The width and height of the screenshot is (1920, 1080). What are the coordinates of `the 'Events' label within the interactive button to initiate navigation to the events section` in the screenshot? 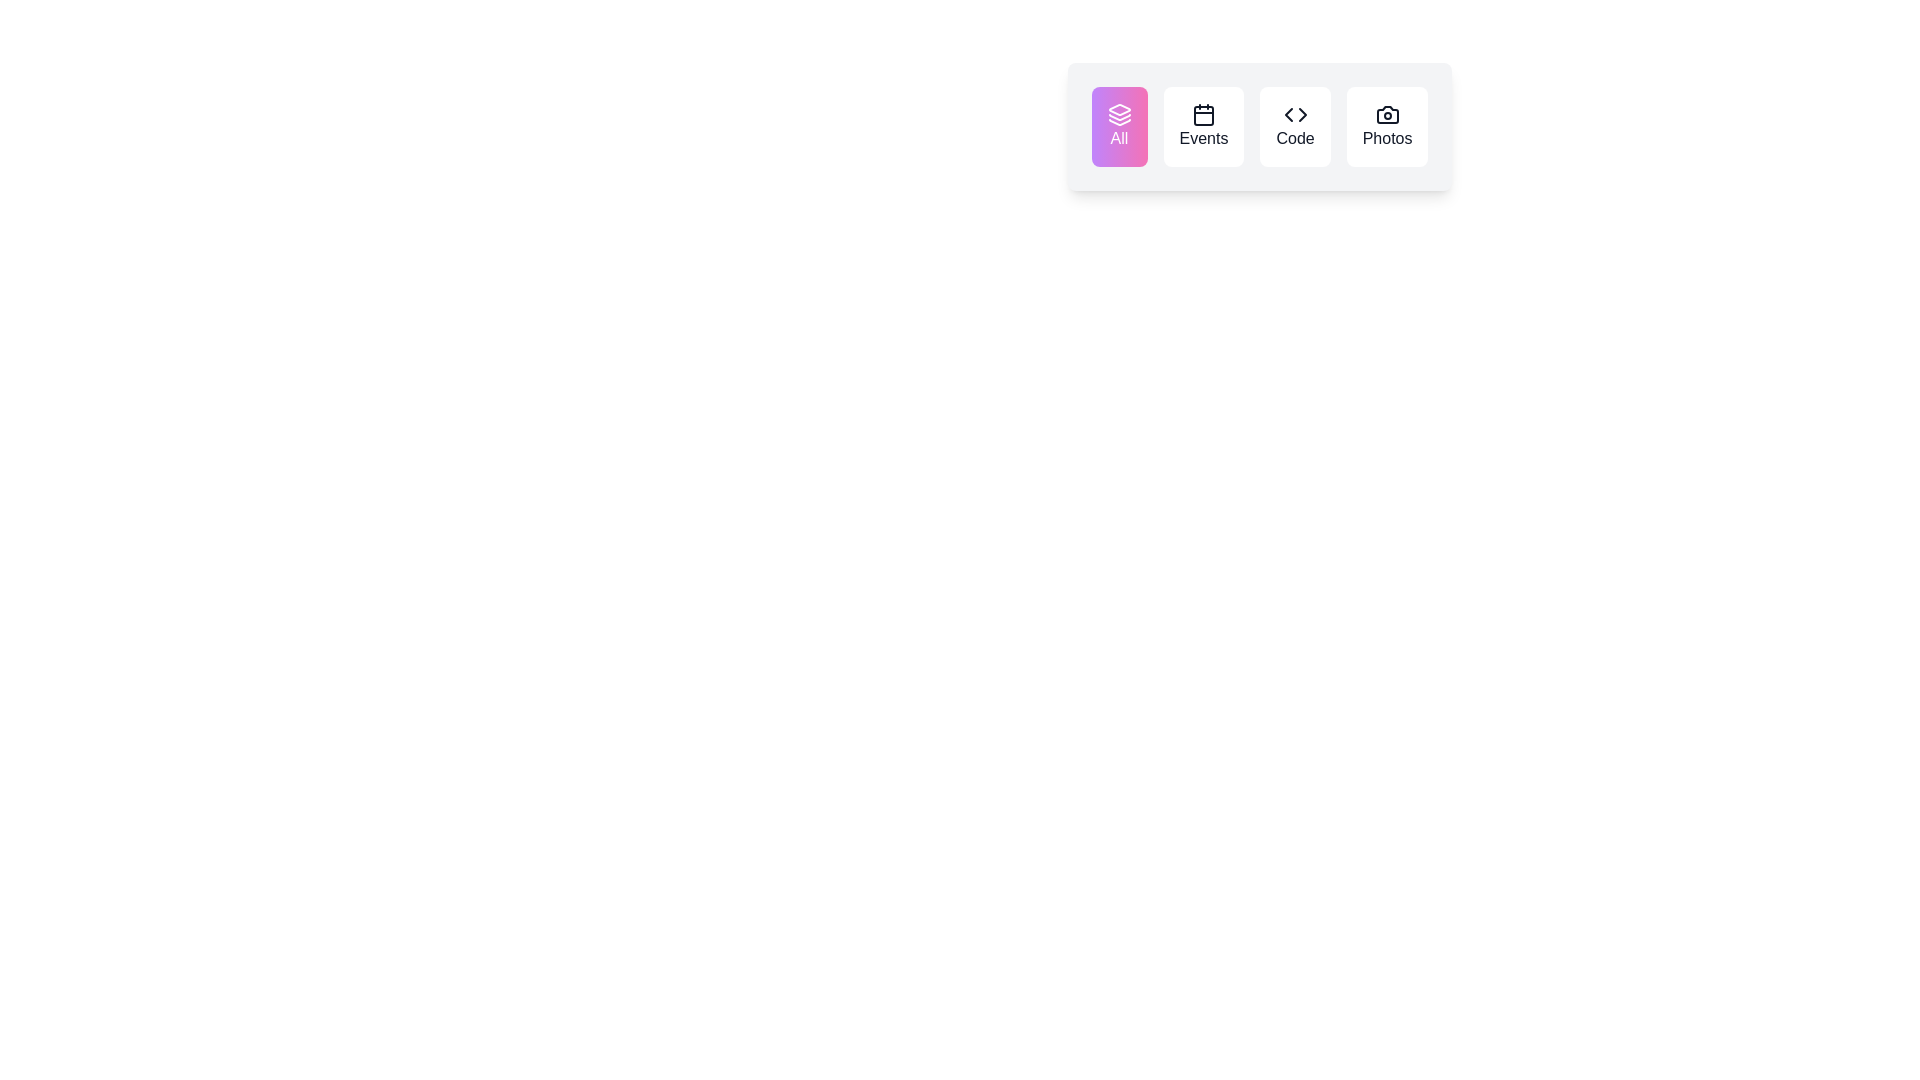 It's located at (1203, 137).